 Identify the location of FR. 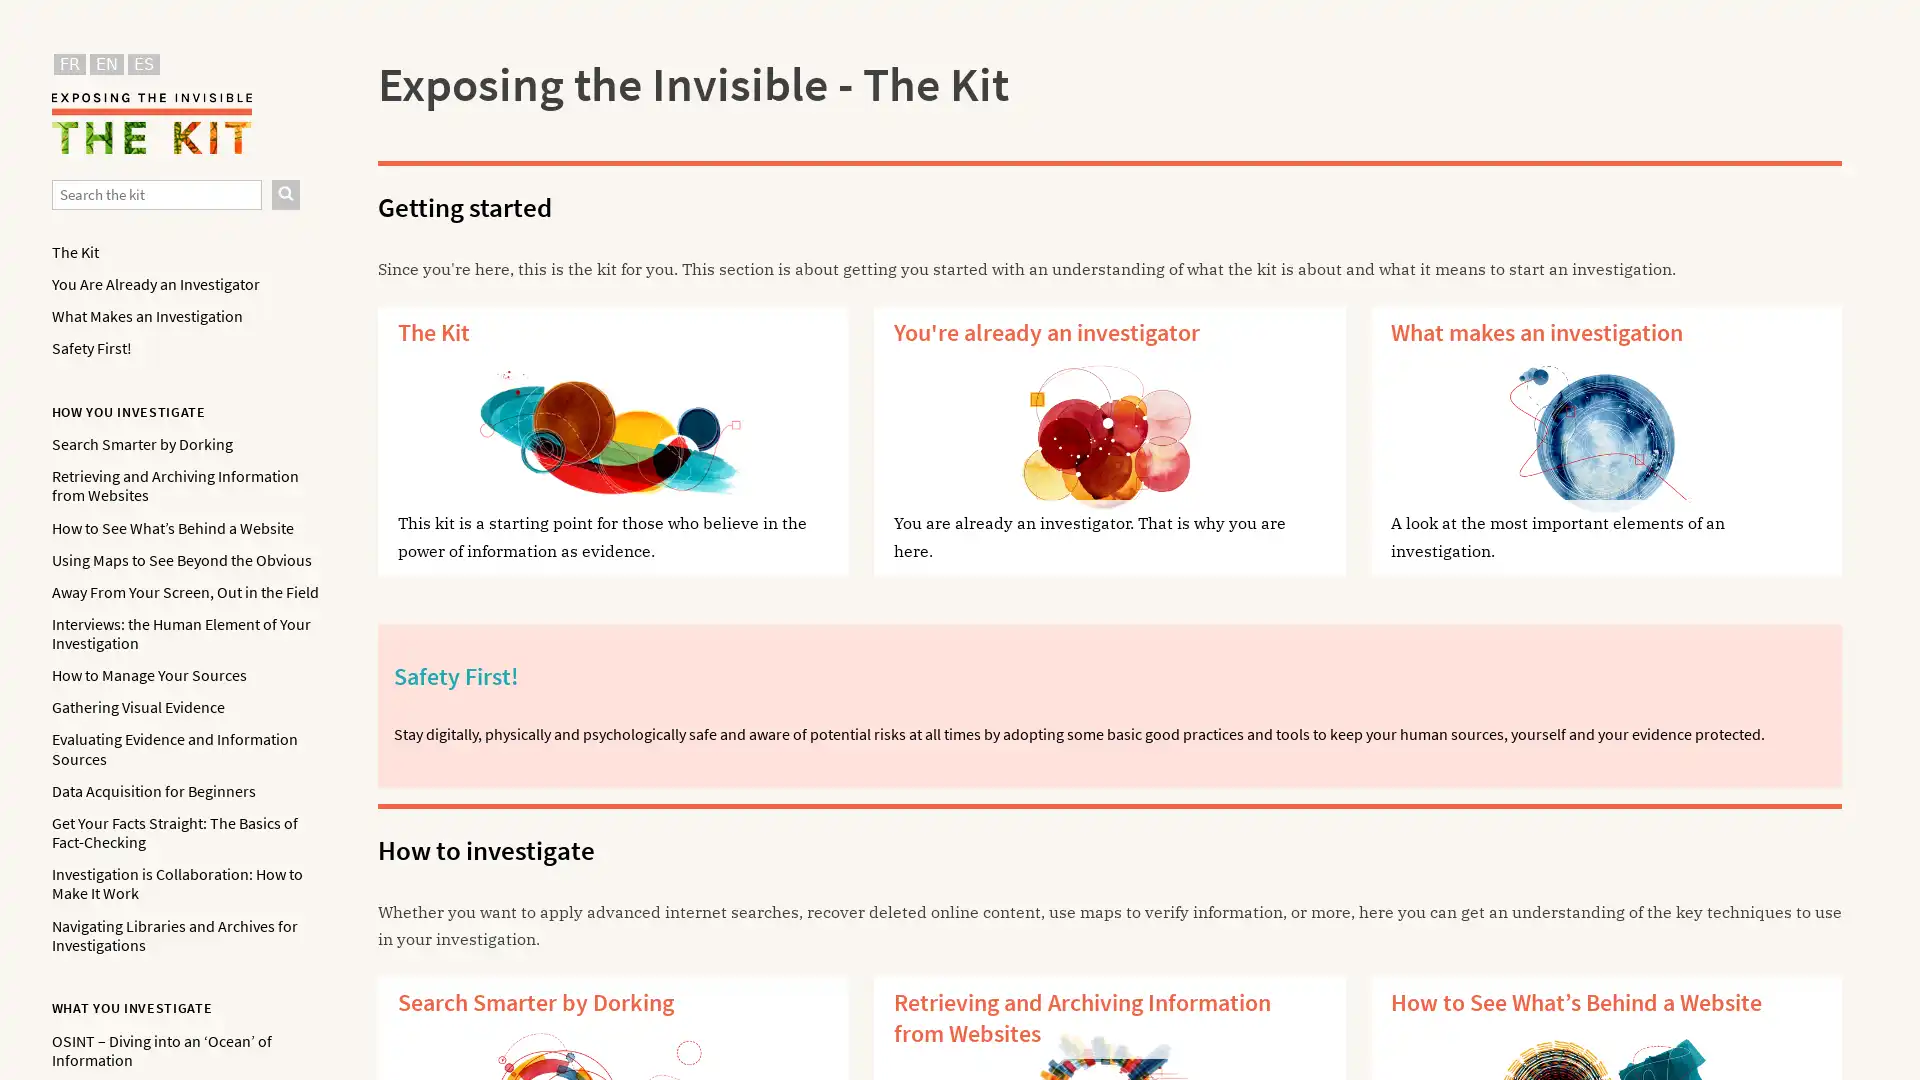
(68, 62).